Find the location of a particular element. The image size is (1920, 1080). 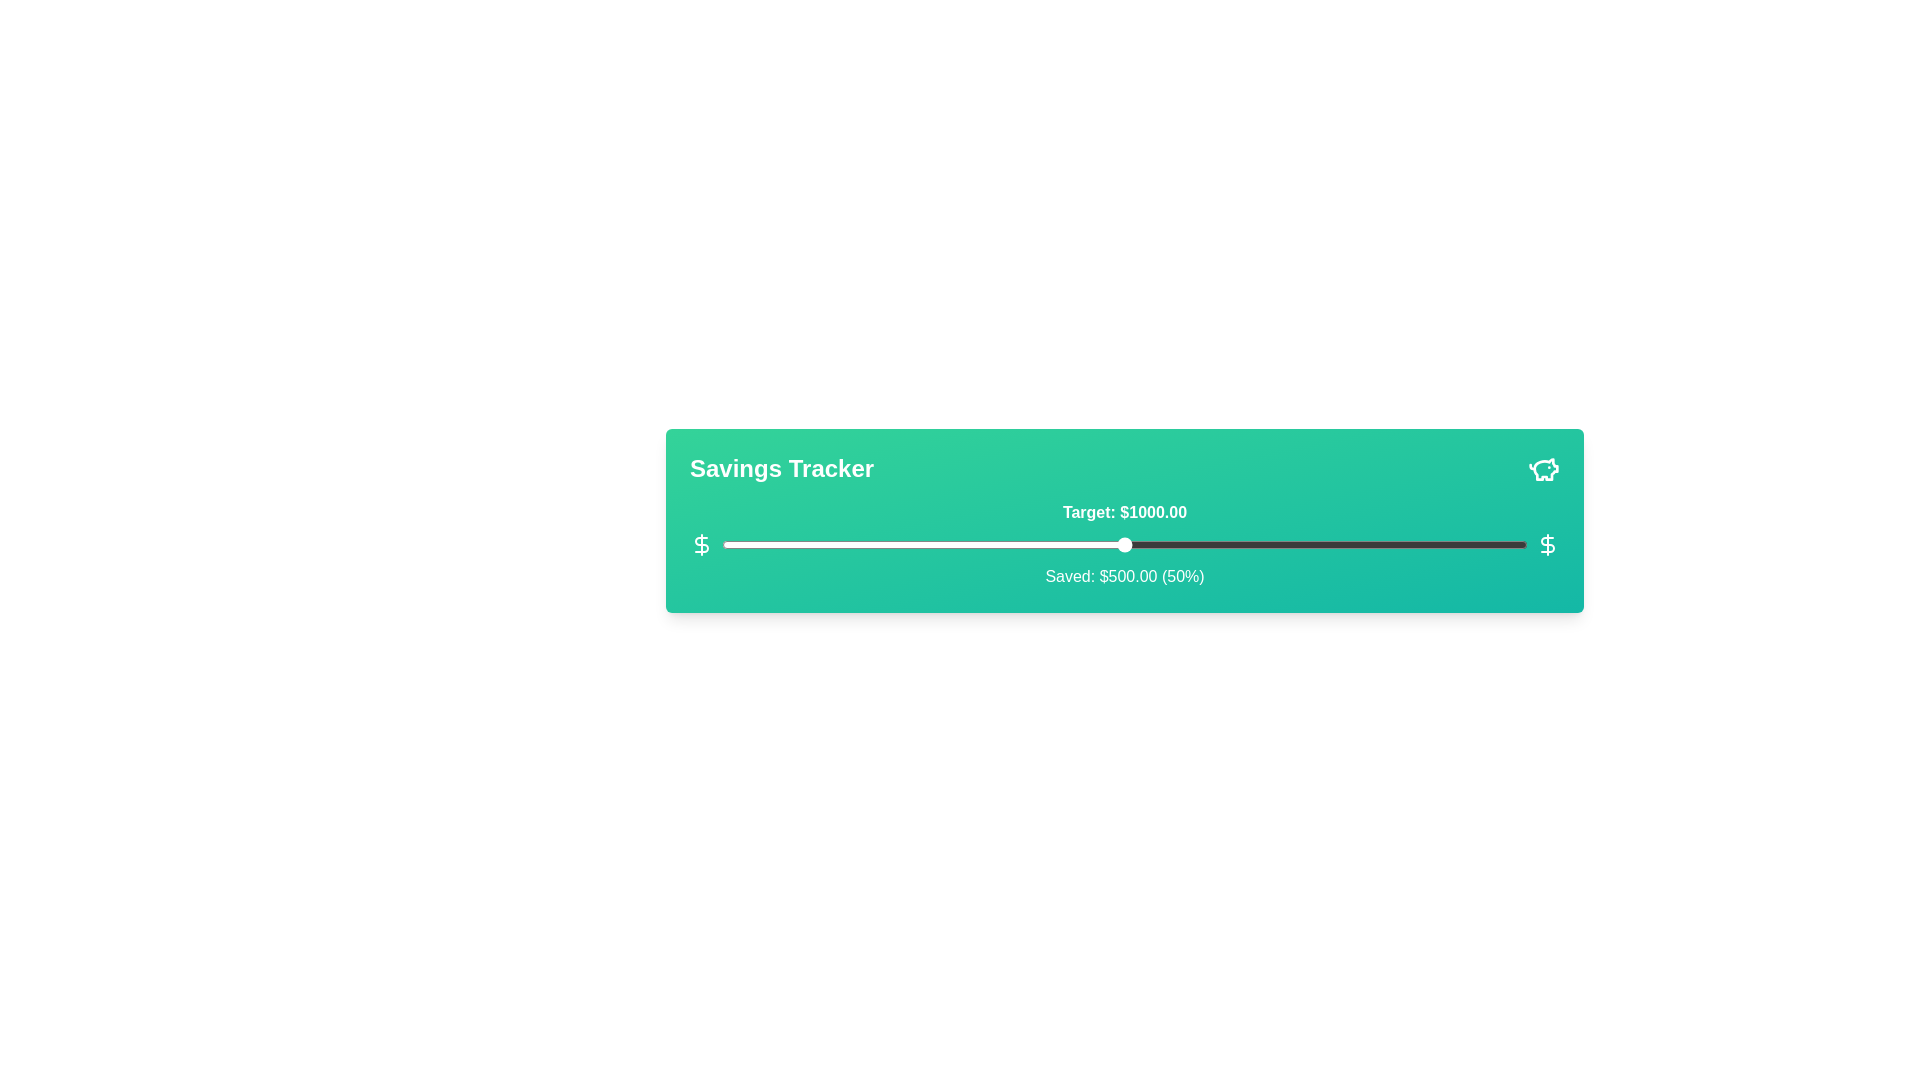

the savings tracker is located at coordinates (1511, 544).